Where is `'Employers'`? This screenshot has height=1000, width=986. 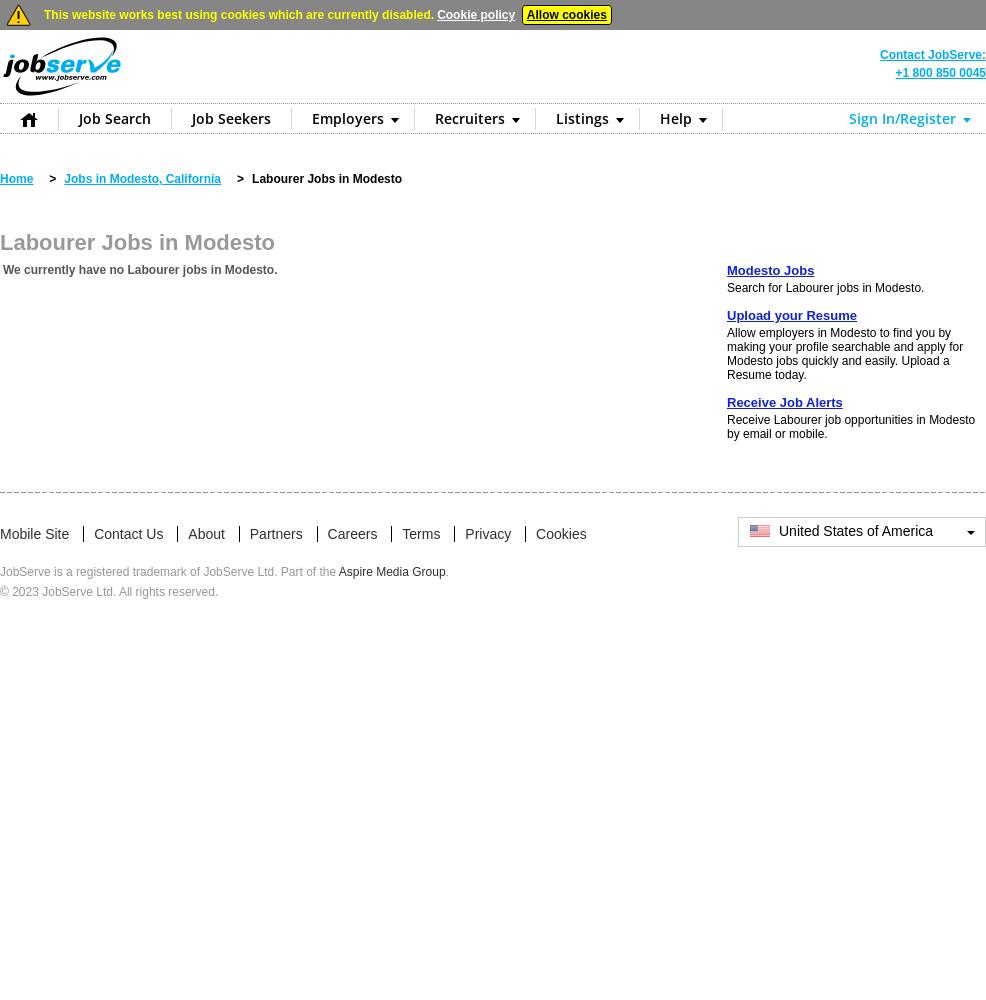
'Employers' is located at coordinates (346, 117).